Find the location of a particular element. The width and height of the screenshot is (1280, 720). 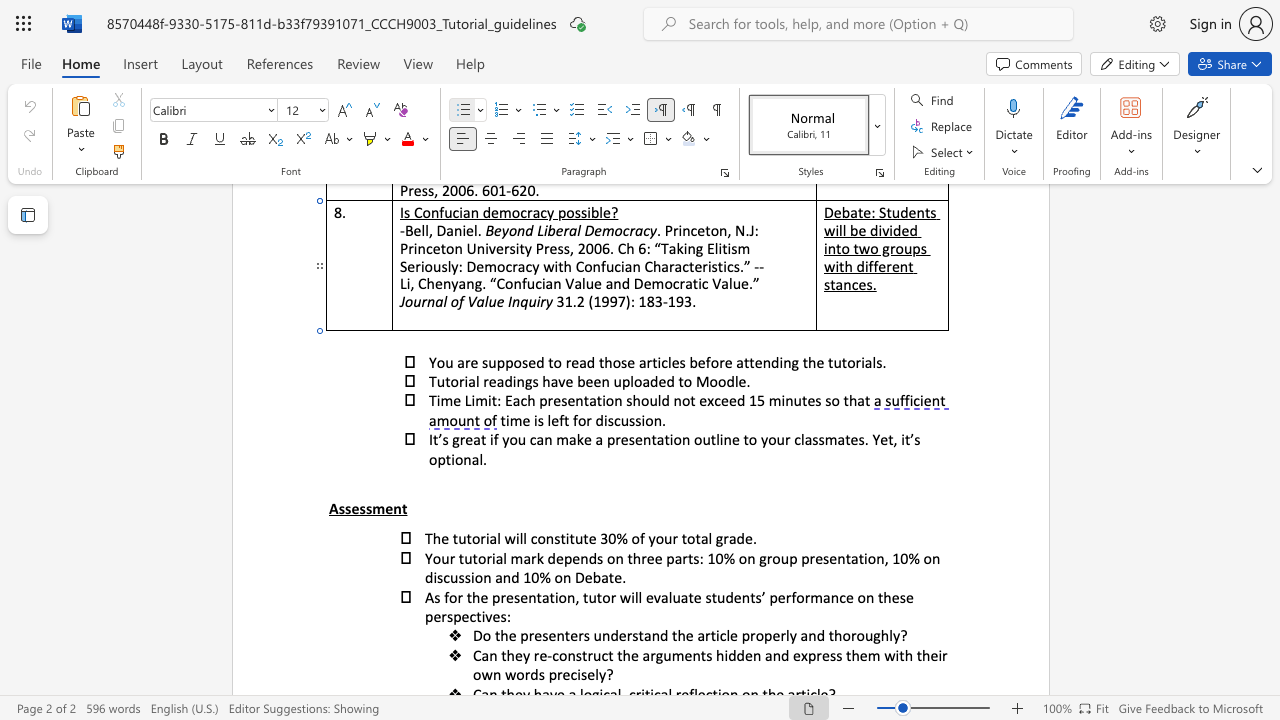

the 1th character "t" in the text is located at coordinates (454, 537).